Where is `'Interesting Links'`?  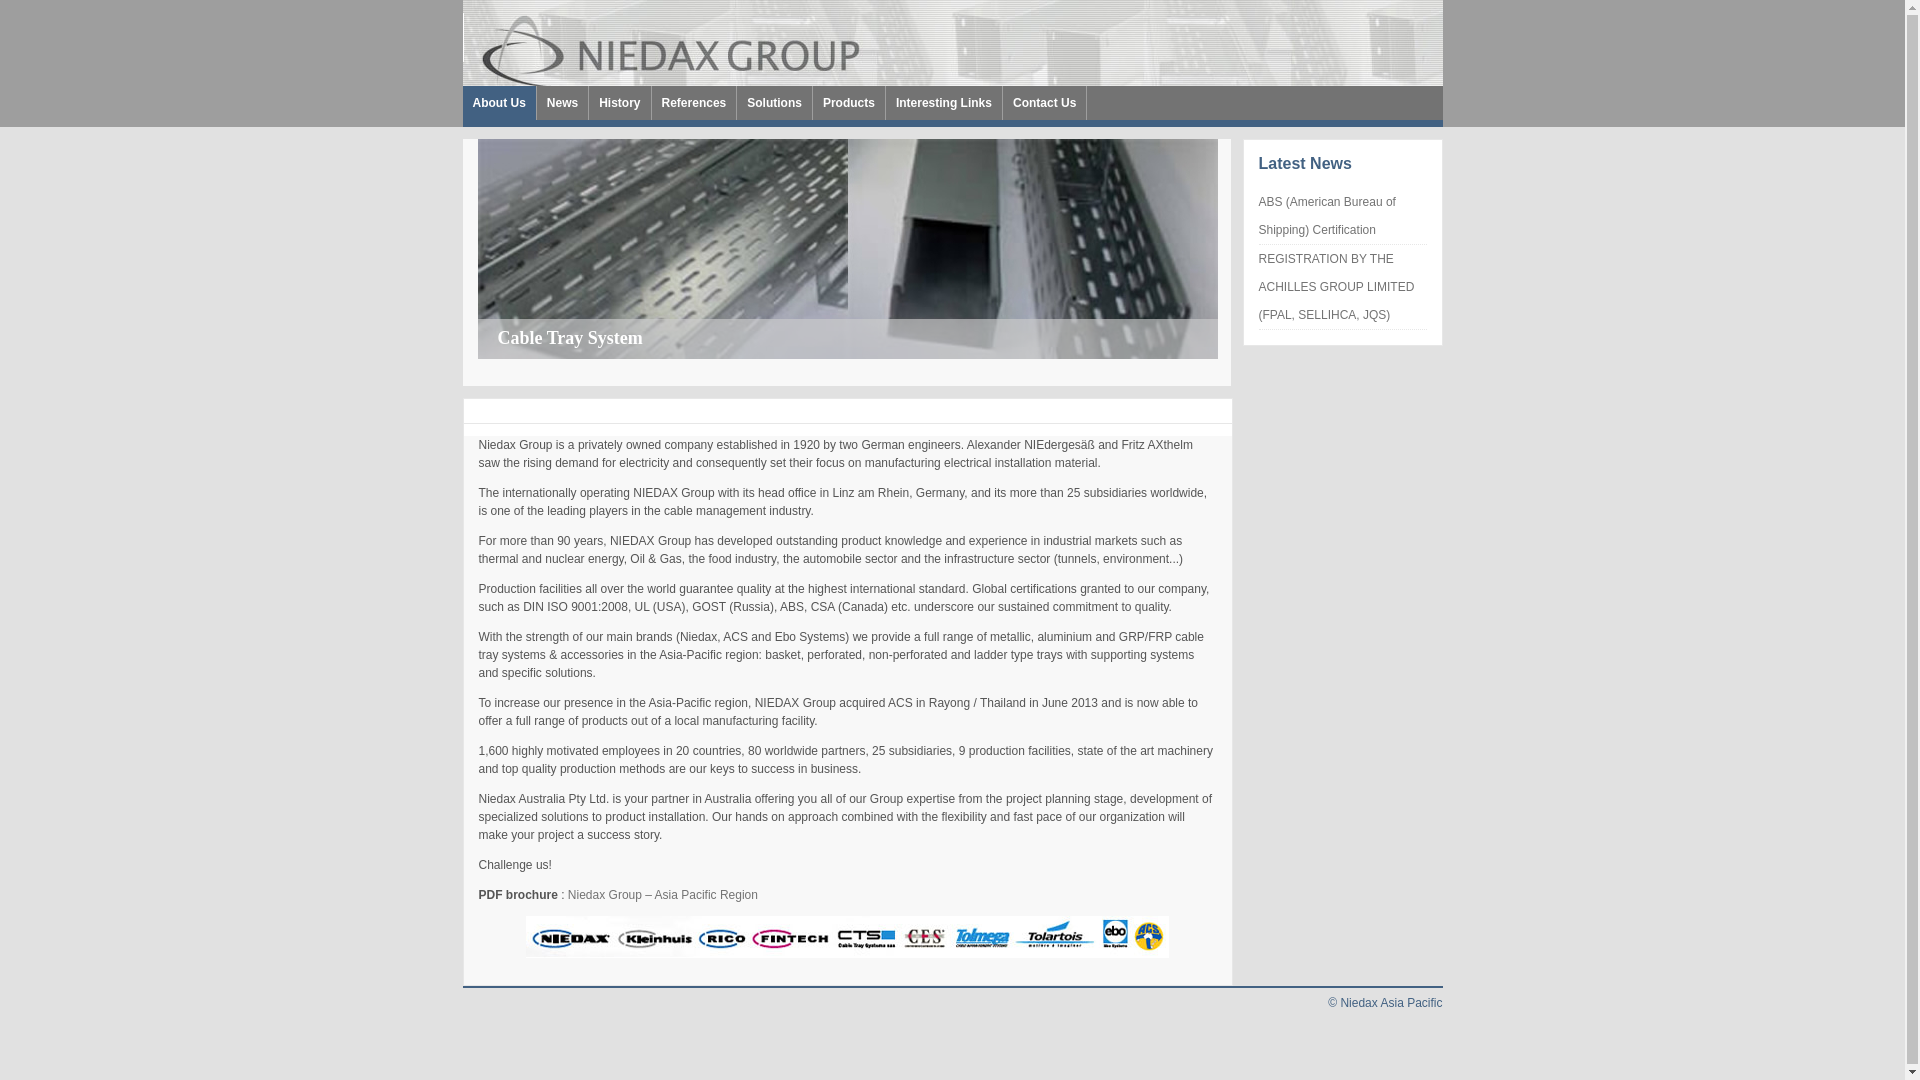
'Interesting Links' is located at coordinates (943, 103).